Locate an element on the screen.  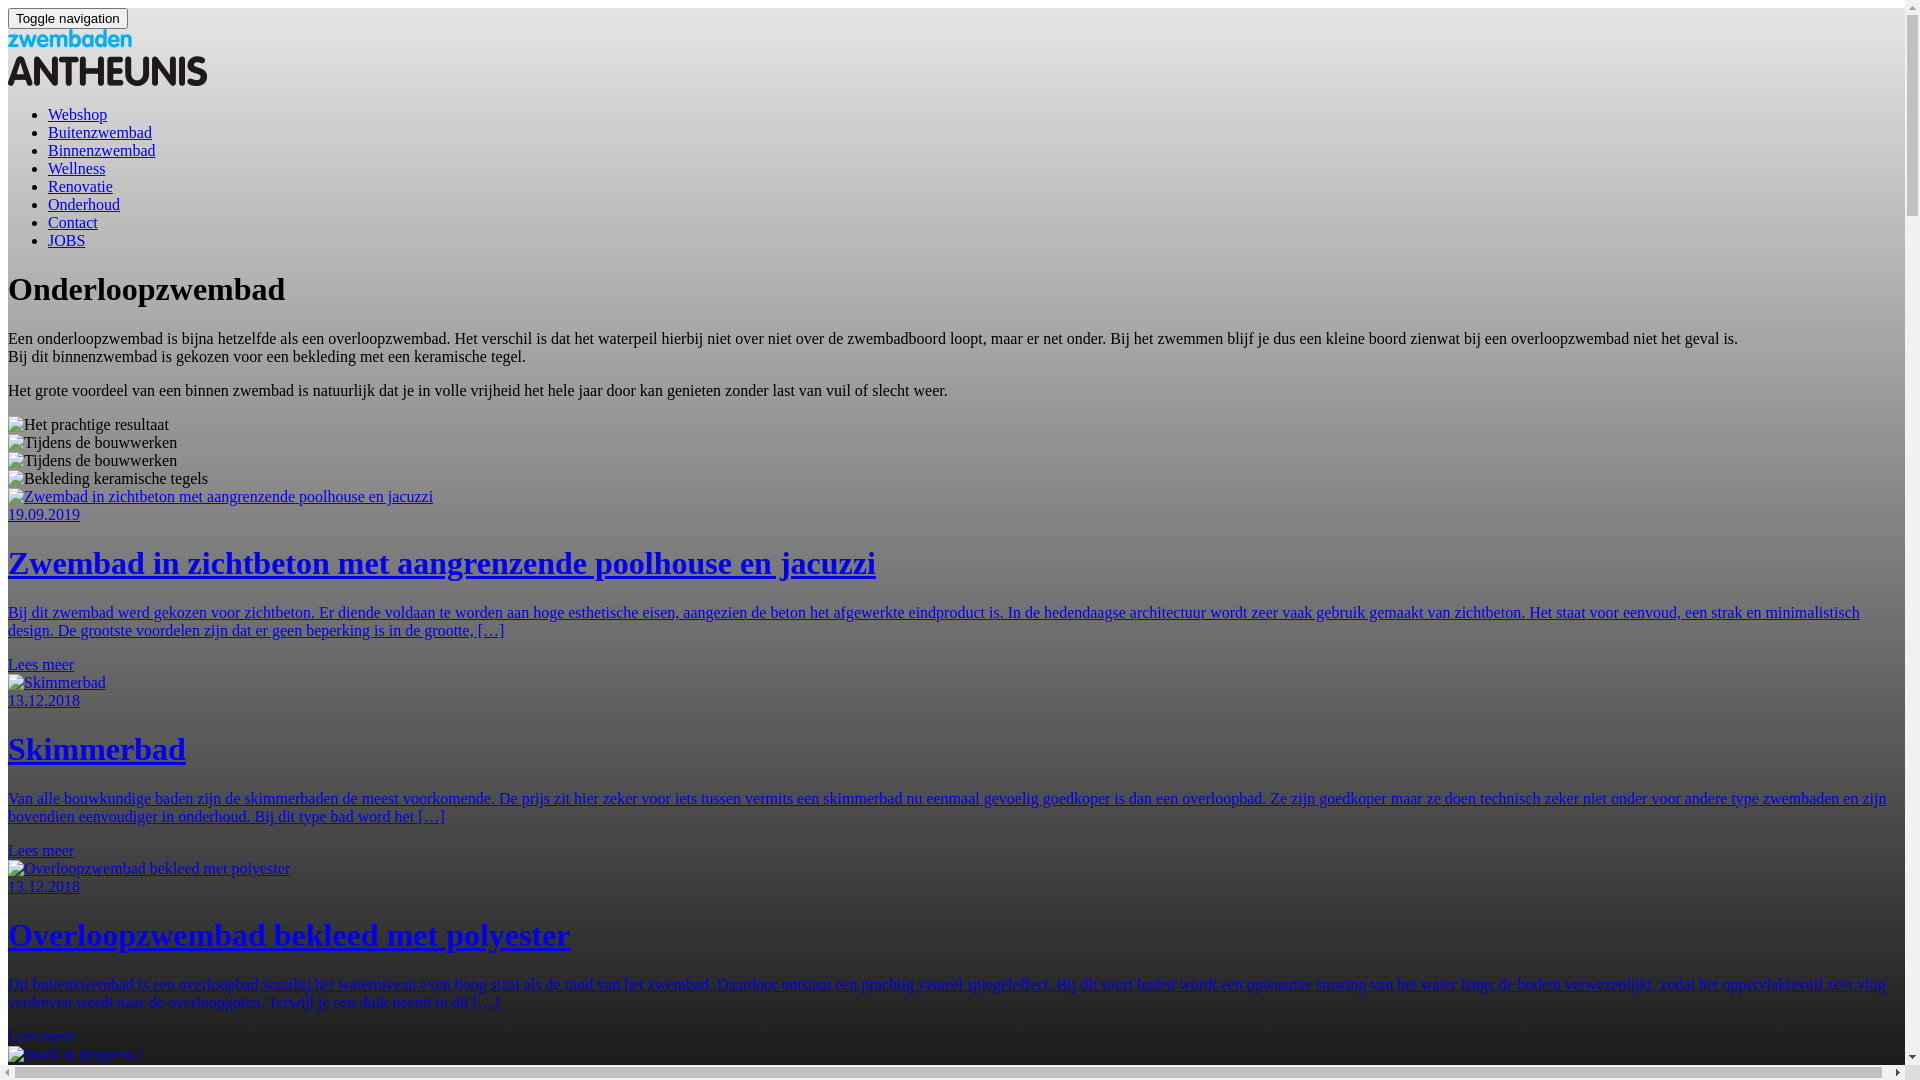
'Wellness' is located at coordinates (76, 167).